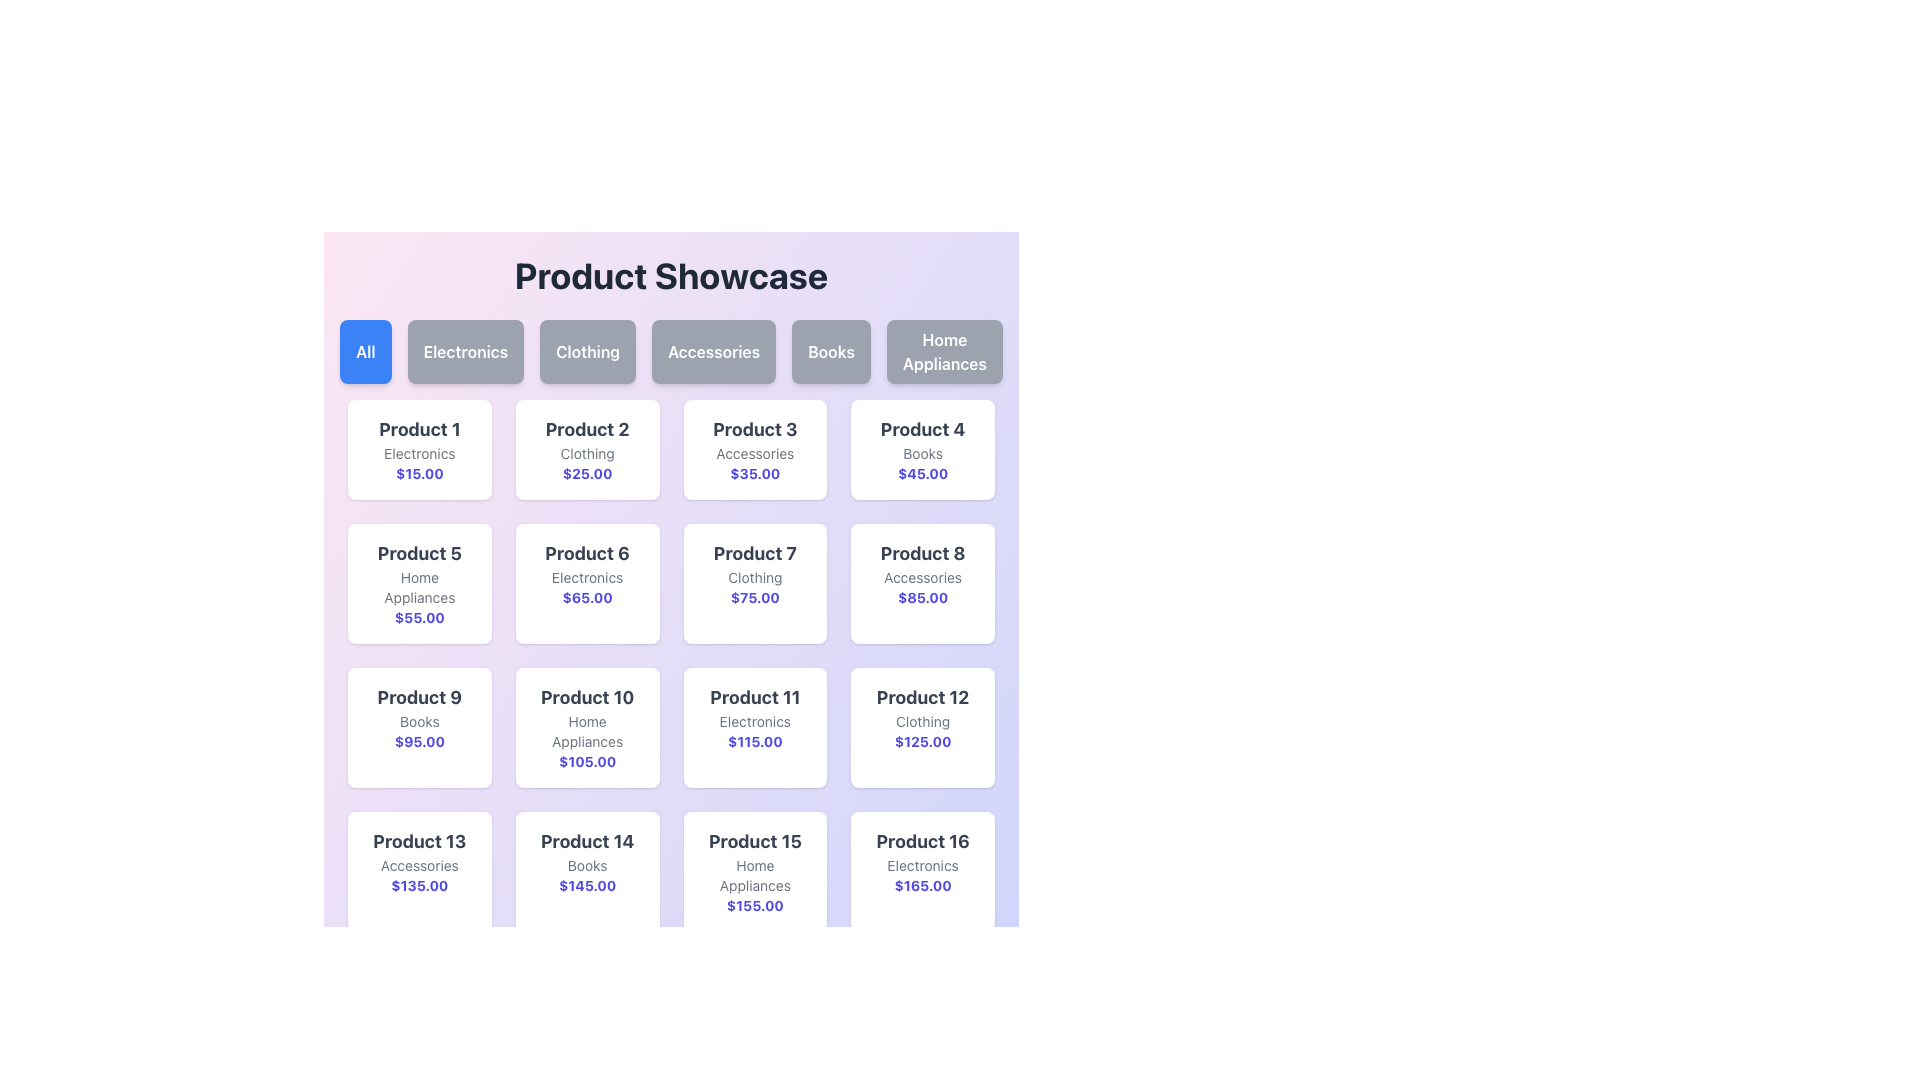 The height and width of the screenshot is (1080, 1920). I want to click on the 'Accessories' button in the horizontal navigation bar to filter products by accessories, so click(671, 350).